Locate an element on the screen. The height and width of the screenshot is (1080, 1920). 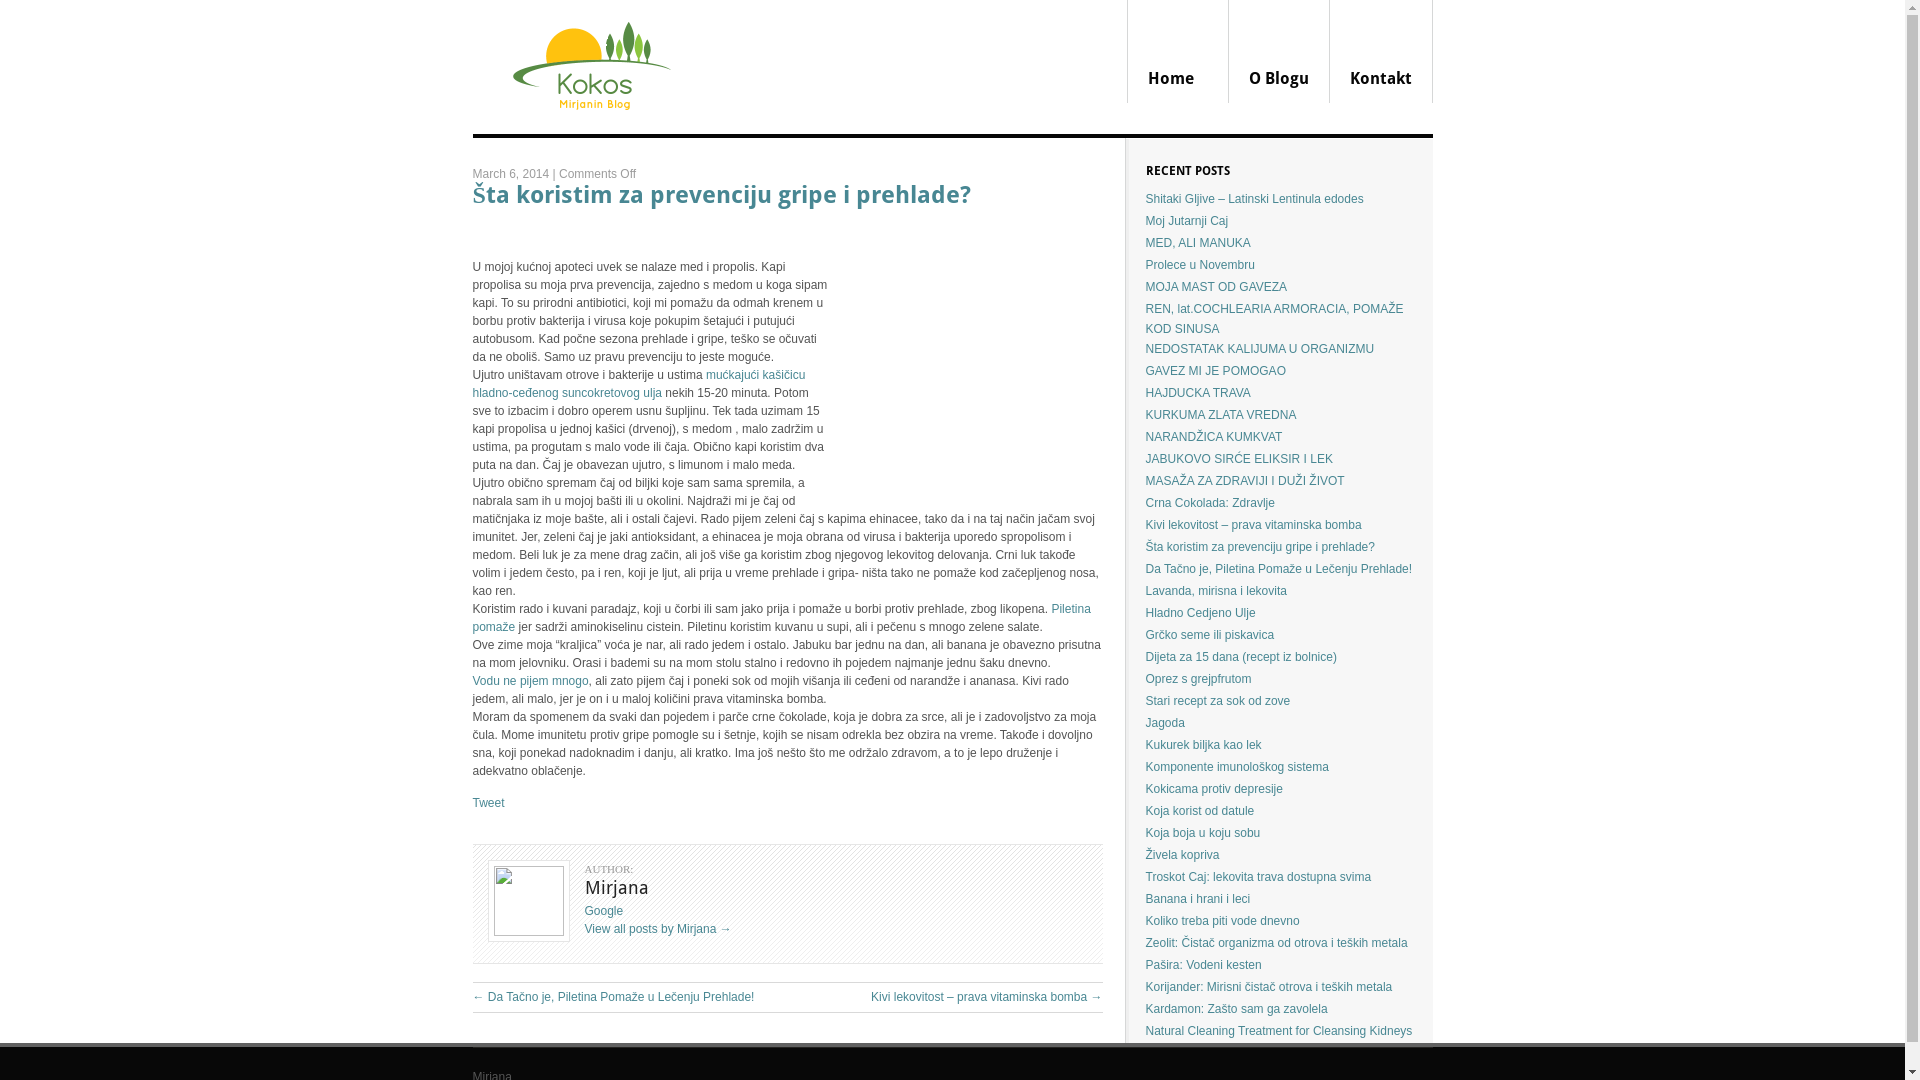
'Stari recept za sok od zove' is located at coordinates (1217, 700).